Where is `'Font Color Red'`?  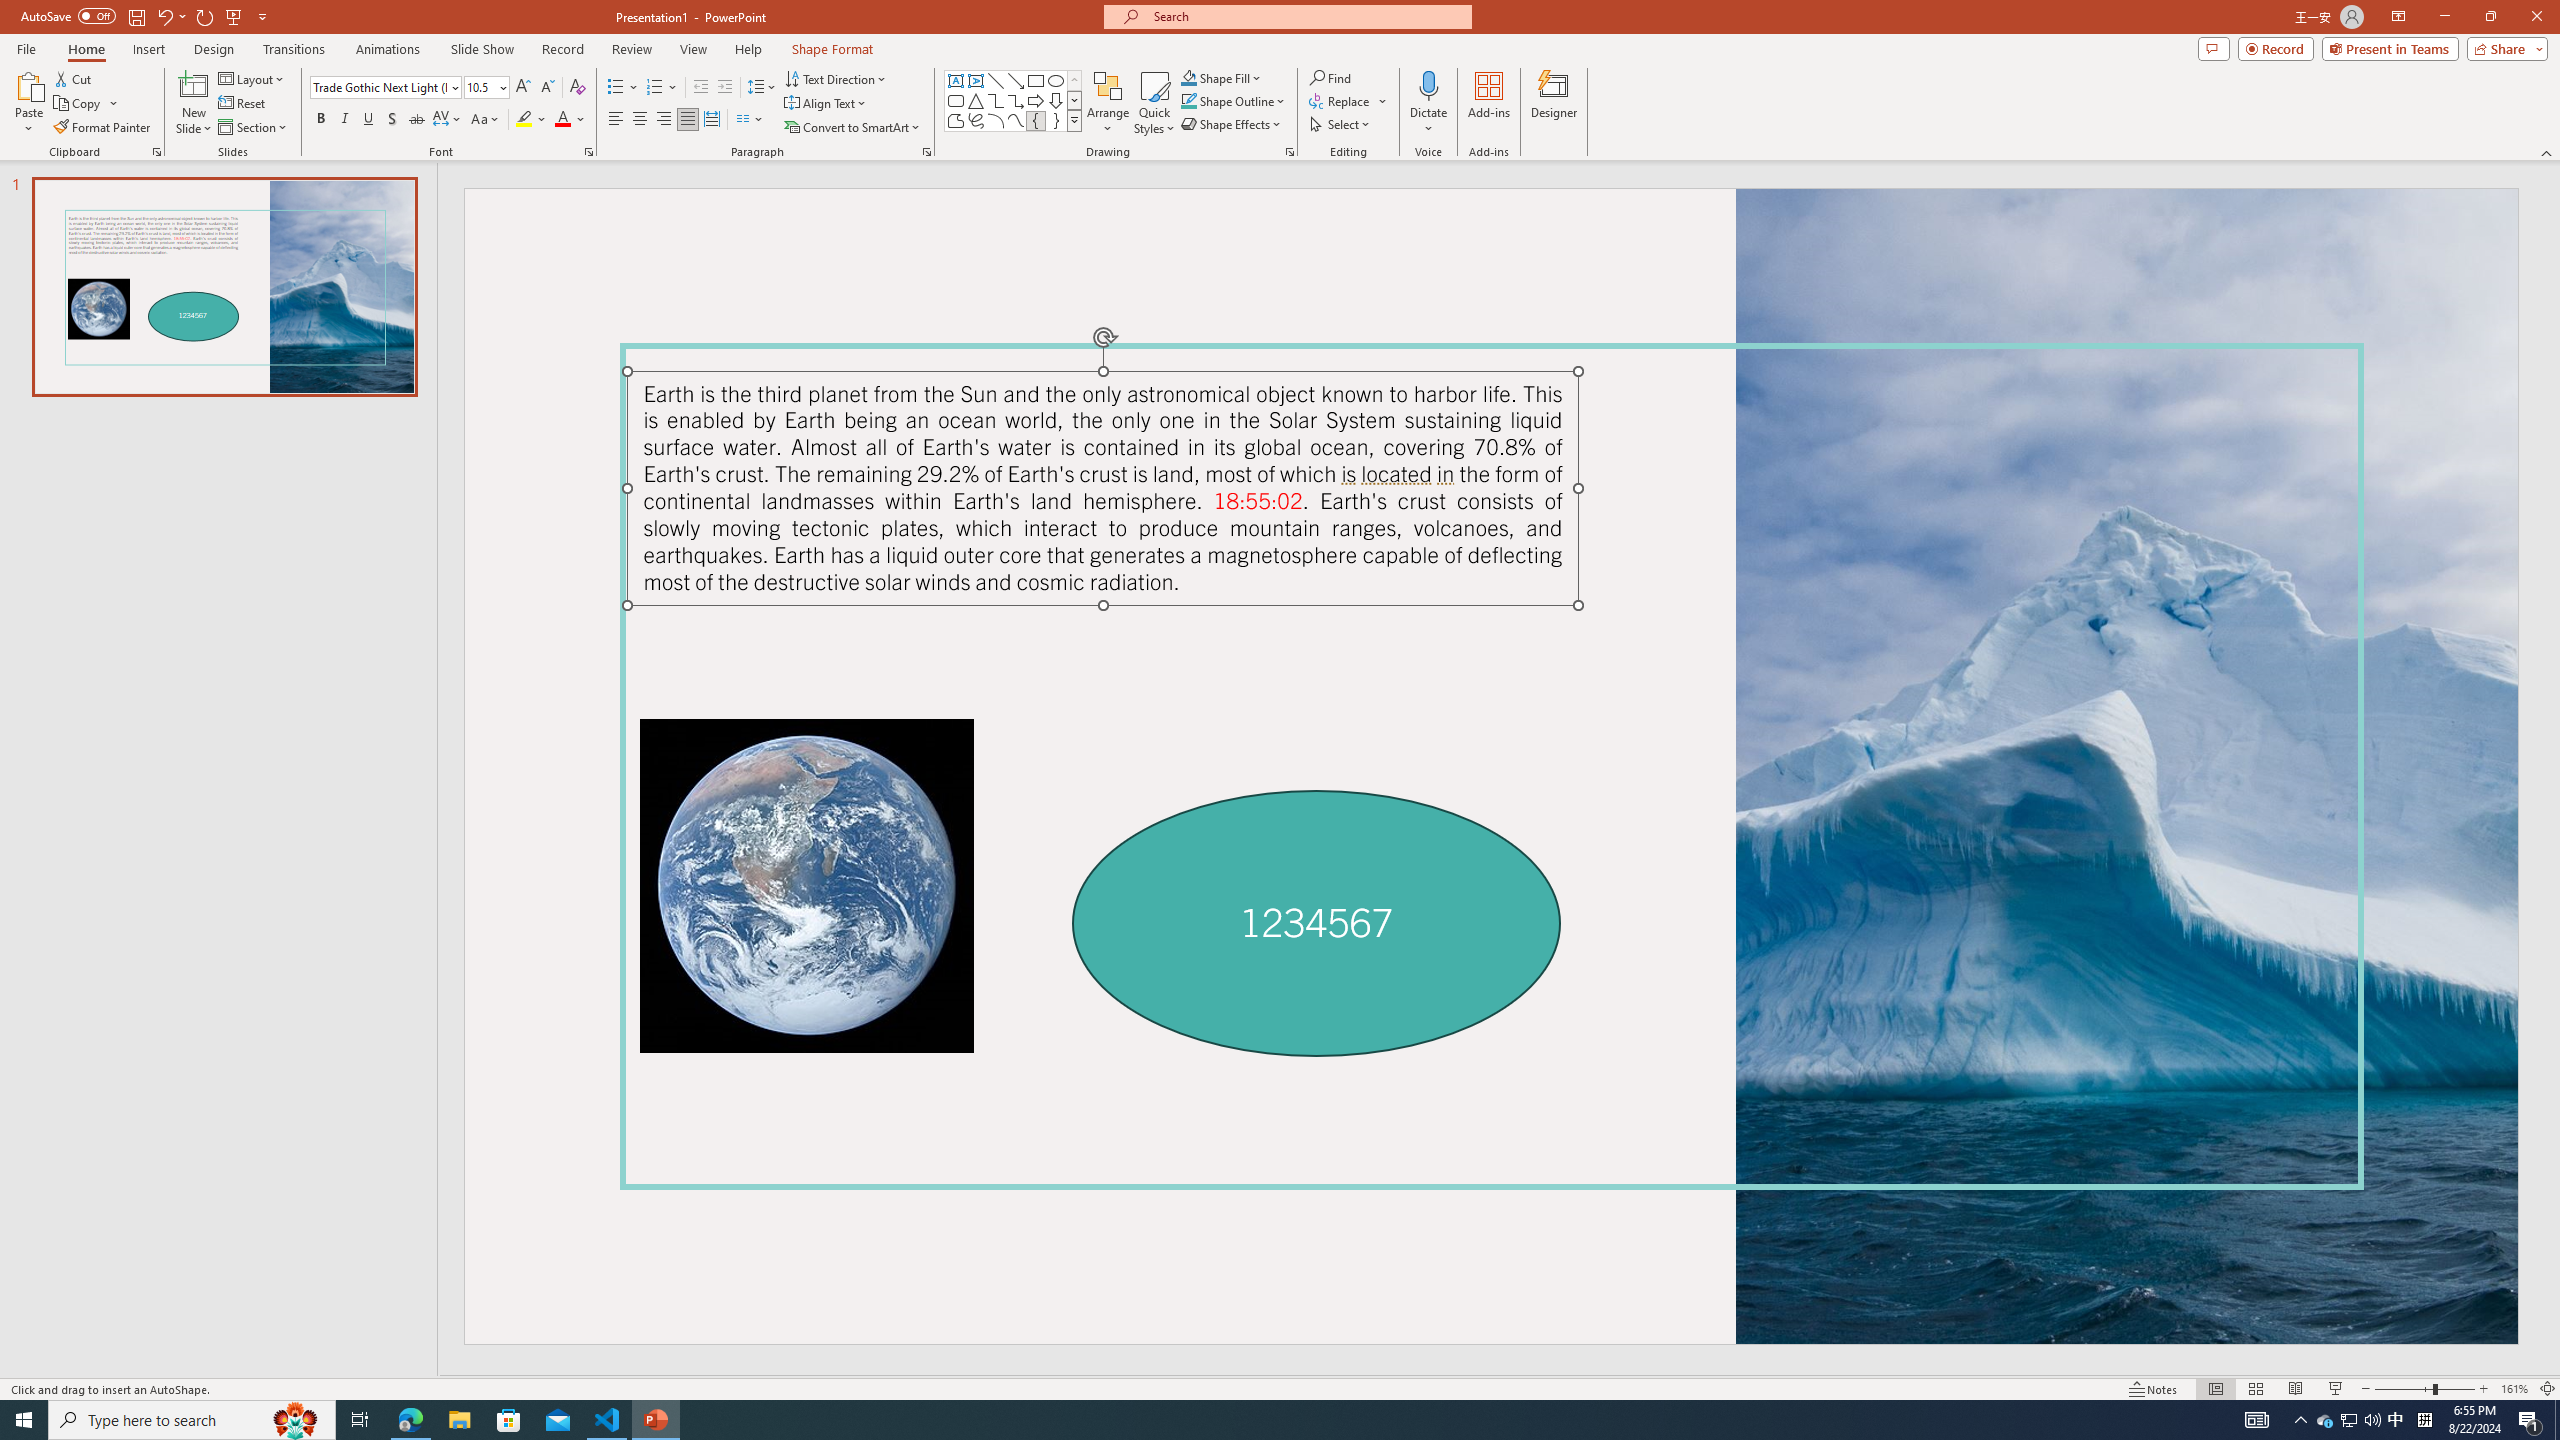
'Font Color Red' is located at coordinates (562, 118).